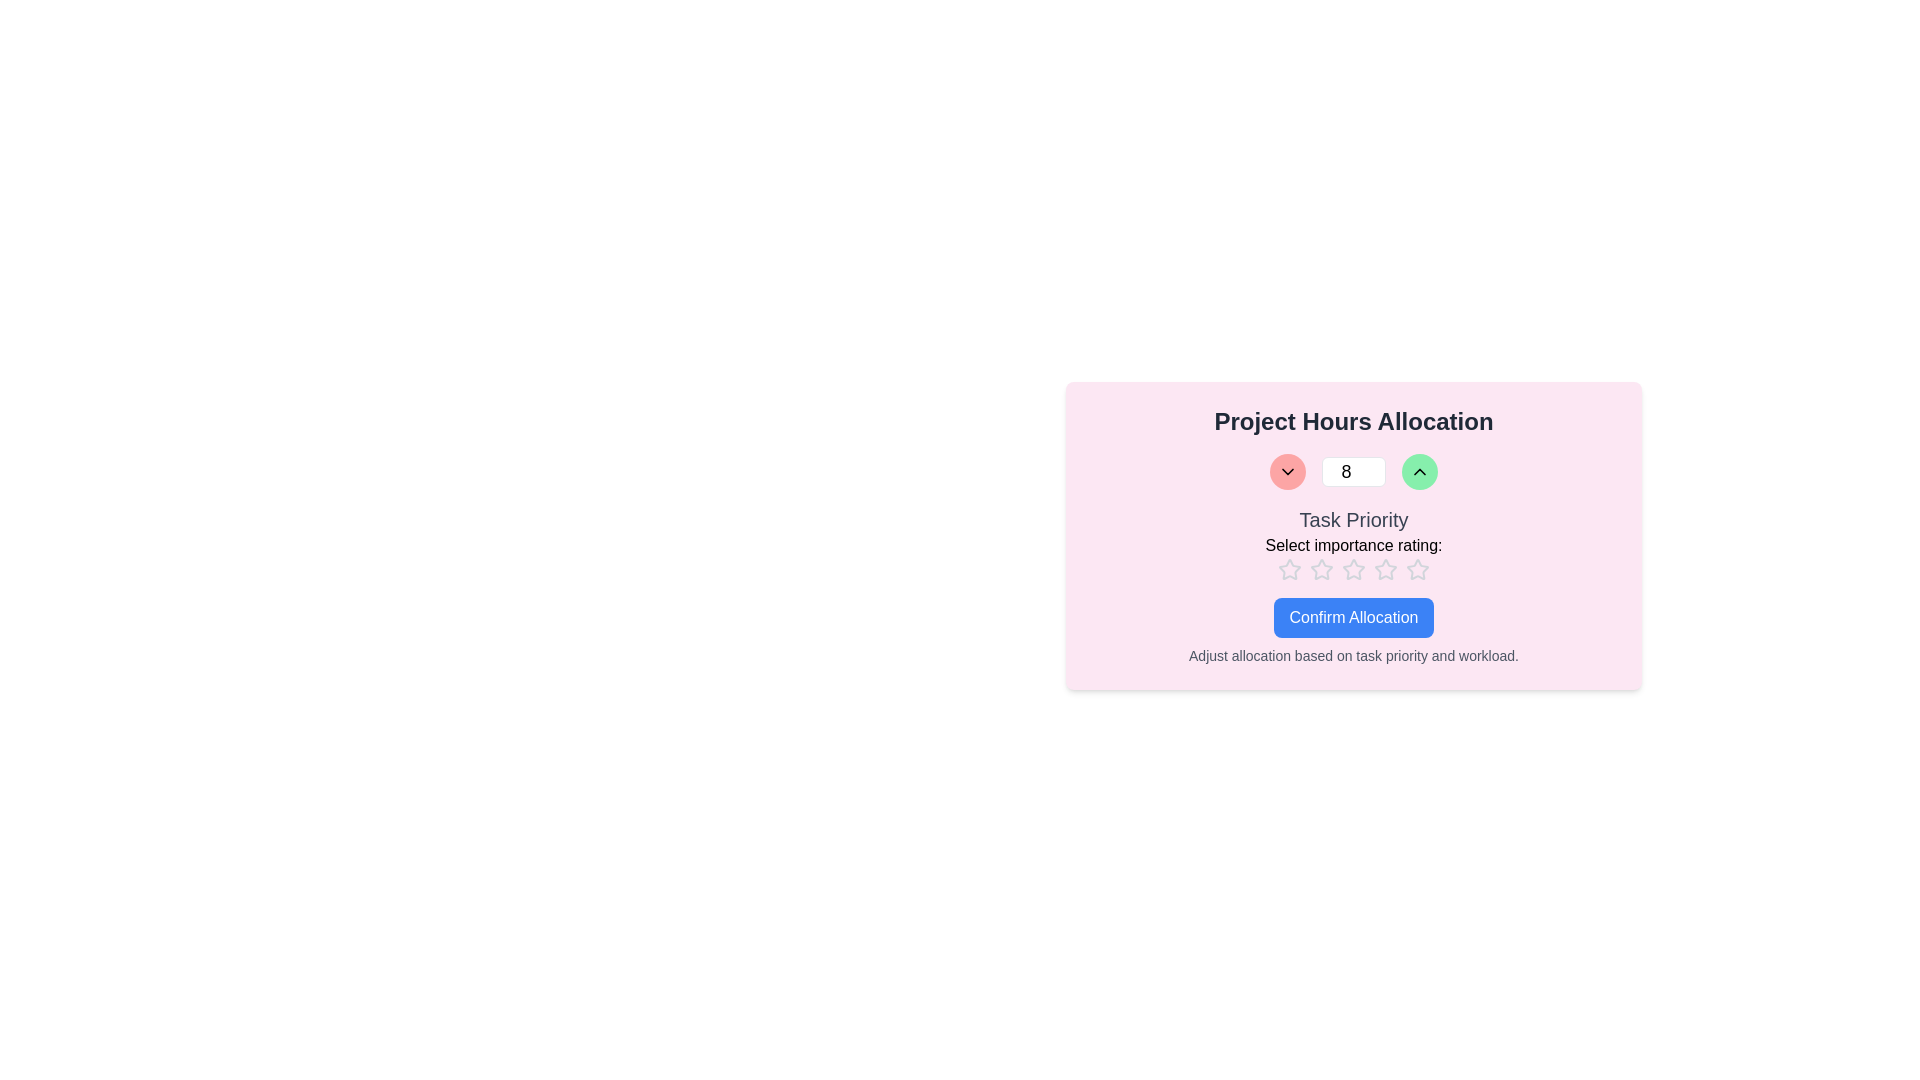  I want to click on the Increment button represented as an upward chevron icon, so click(1419, 471).